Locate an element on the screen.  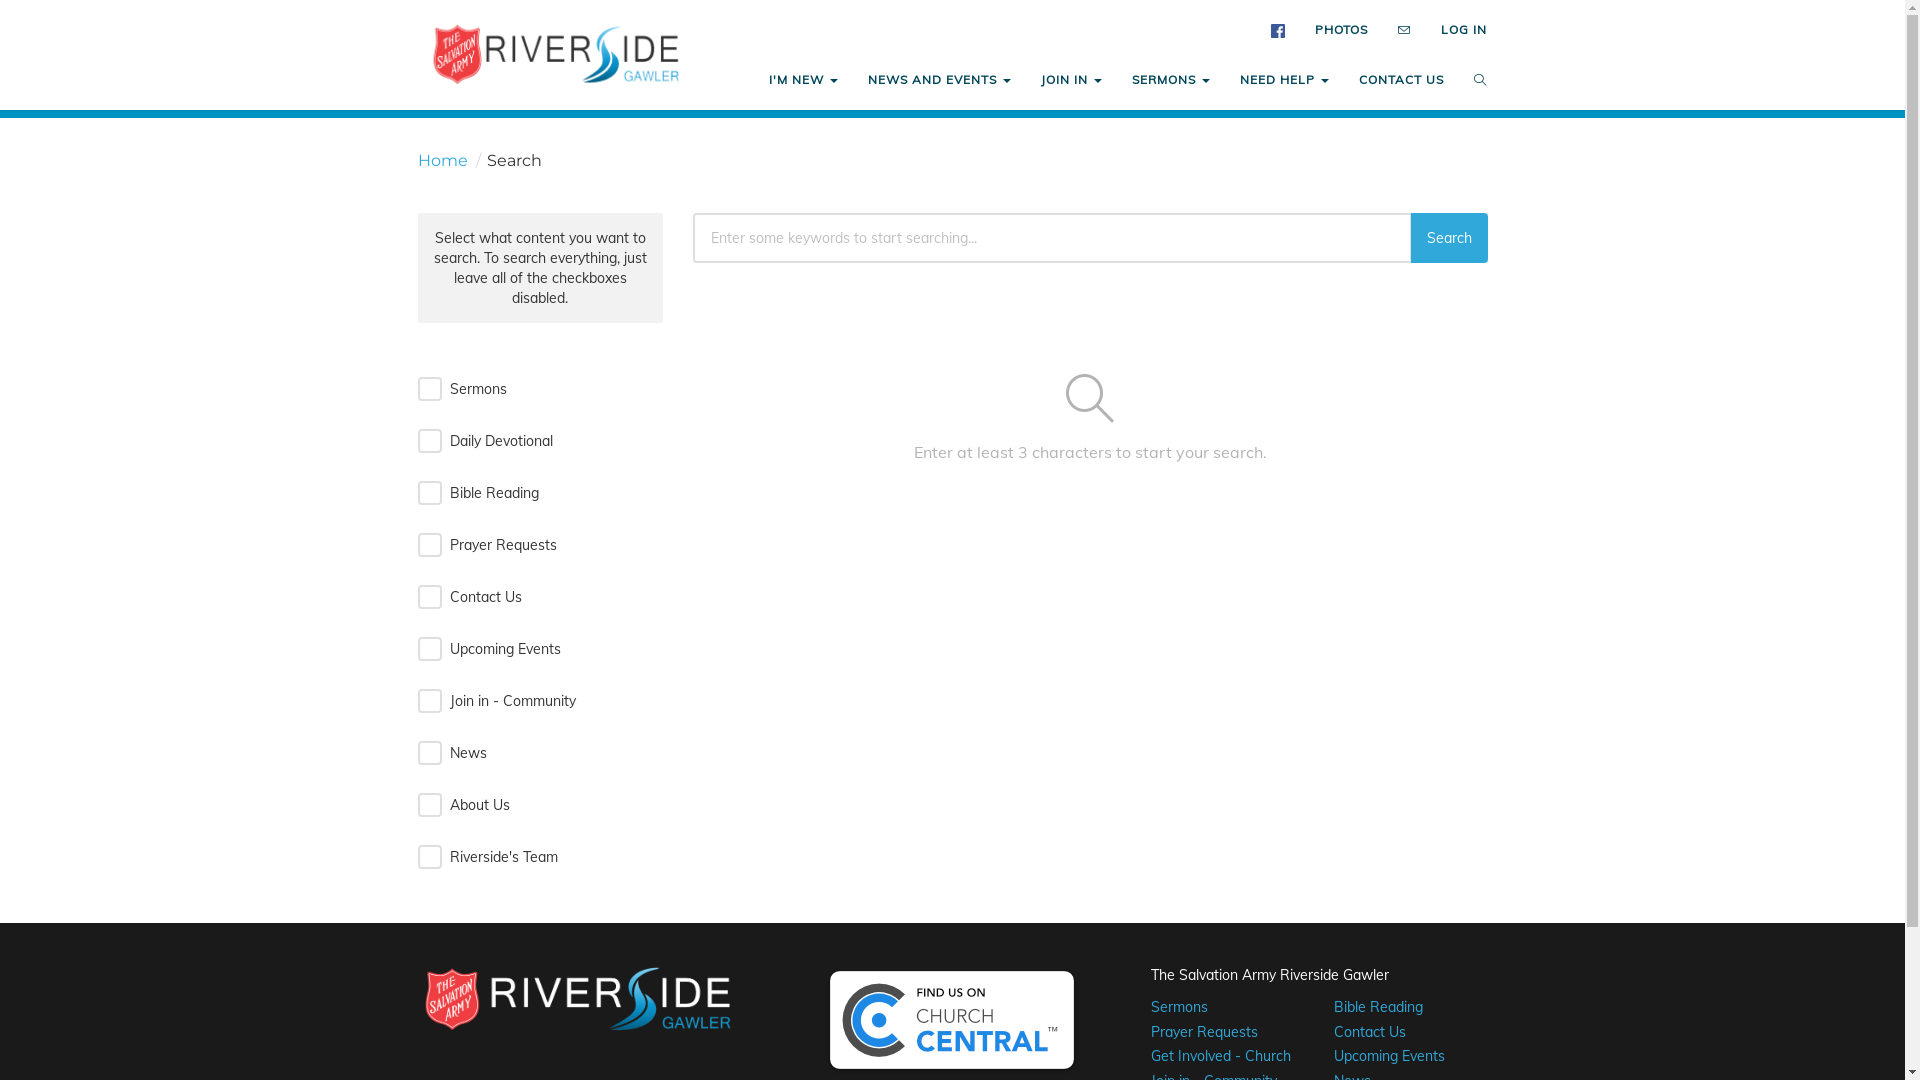
'PHOTOS' is located at coordinates (1300, 30).